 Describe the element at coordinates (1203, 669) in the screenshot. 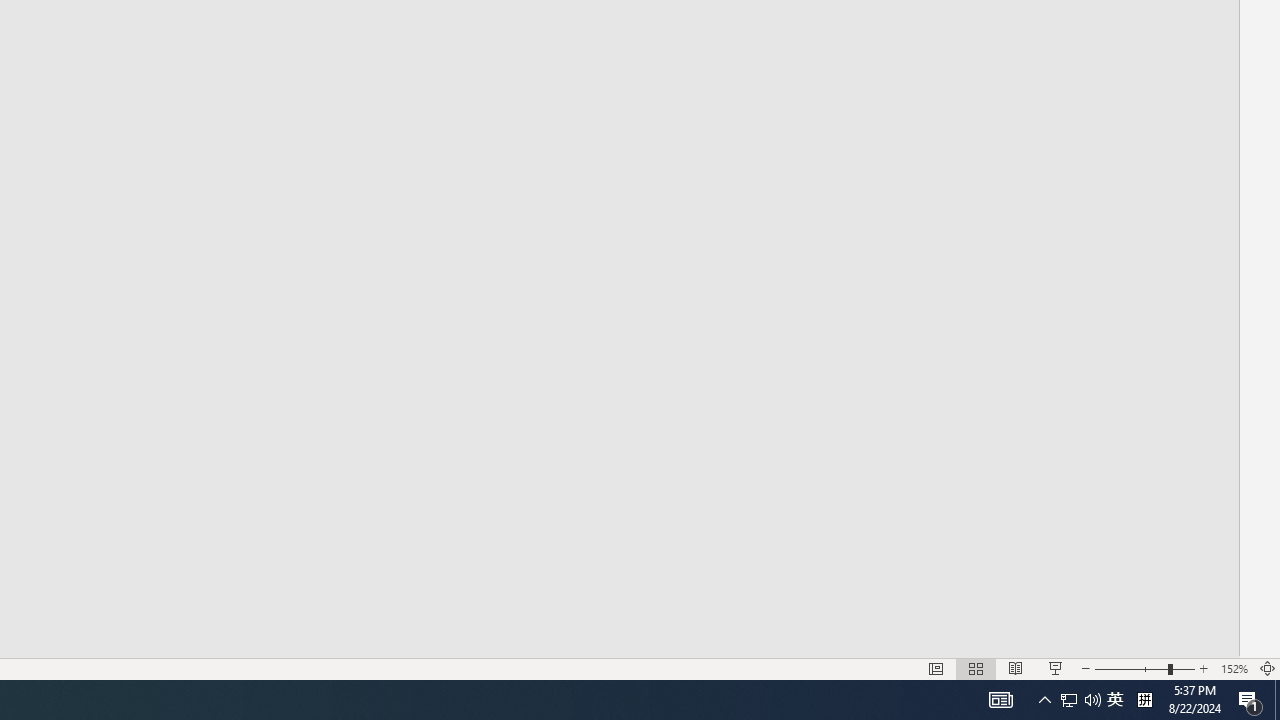

I see `'Zoom In'` at that location.